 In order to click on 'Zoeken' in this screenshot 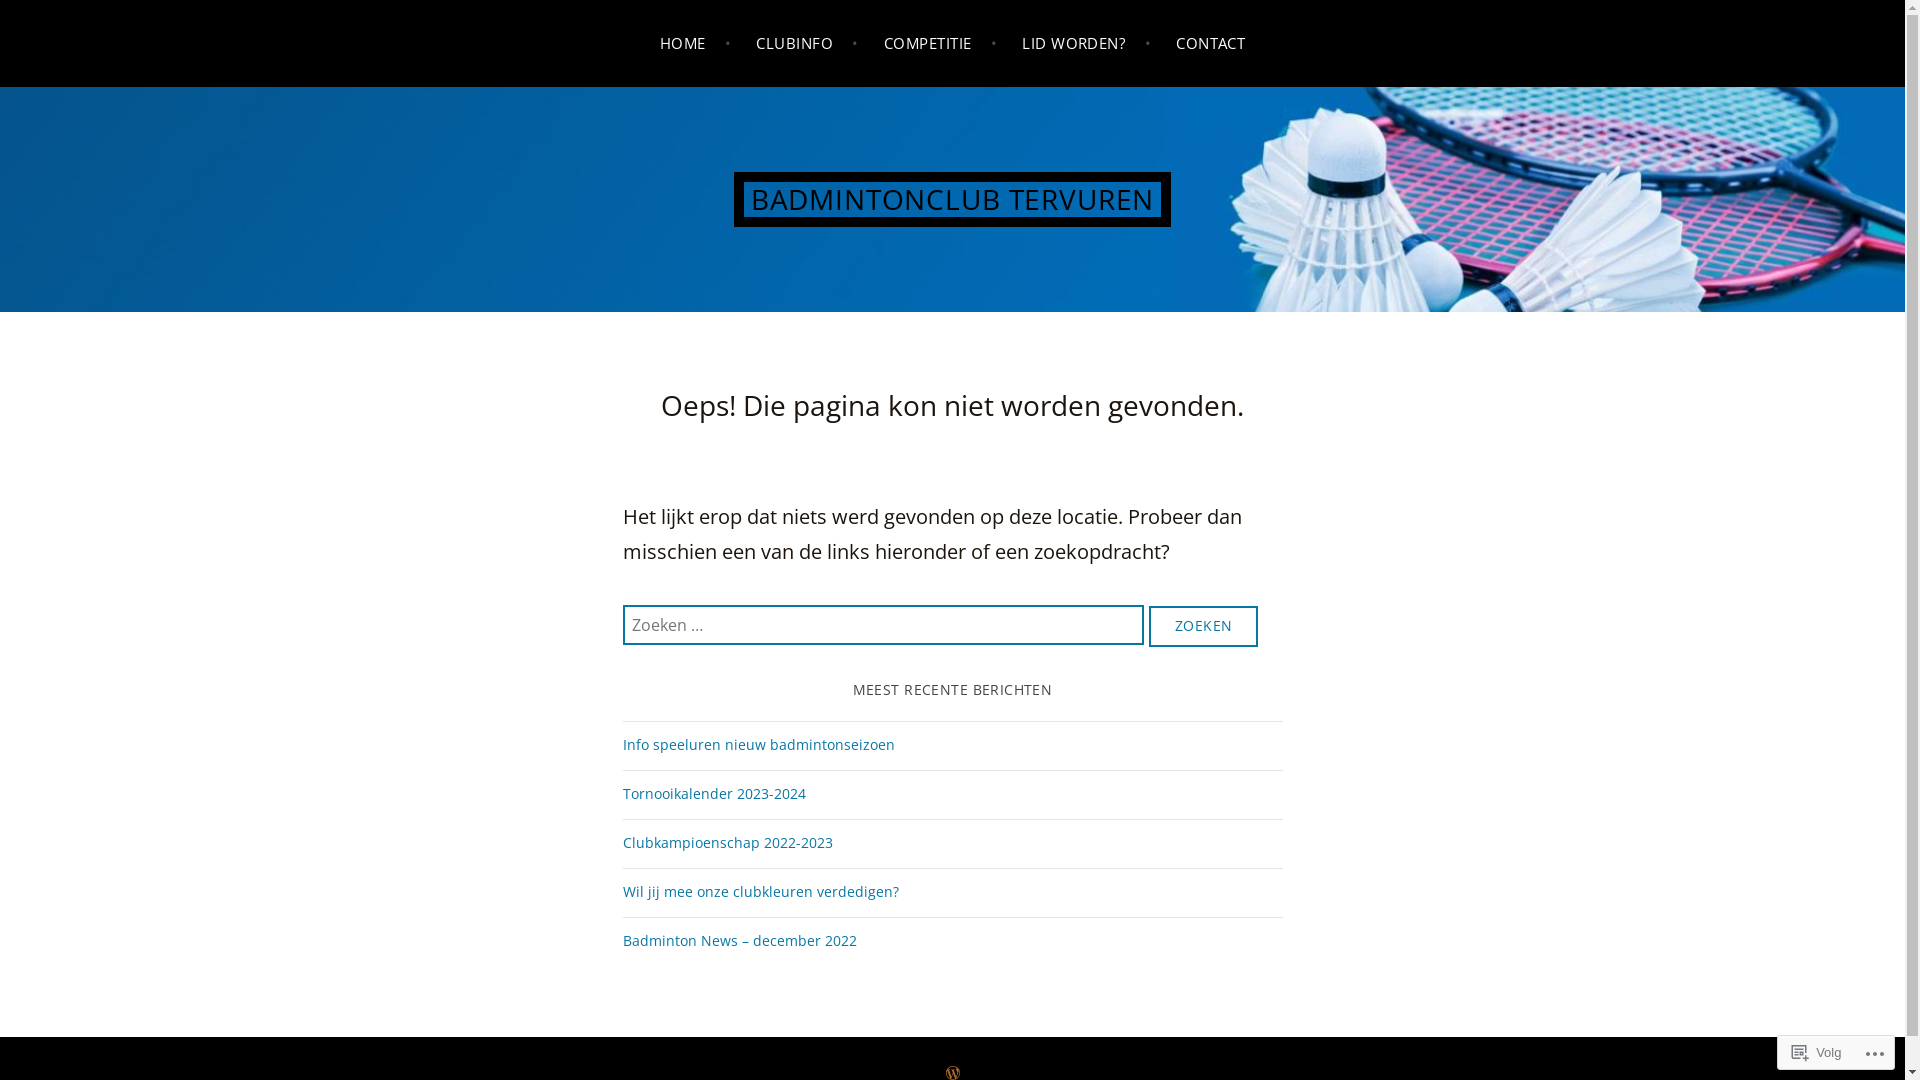, I will do `click(1148, 625)`.